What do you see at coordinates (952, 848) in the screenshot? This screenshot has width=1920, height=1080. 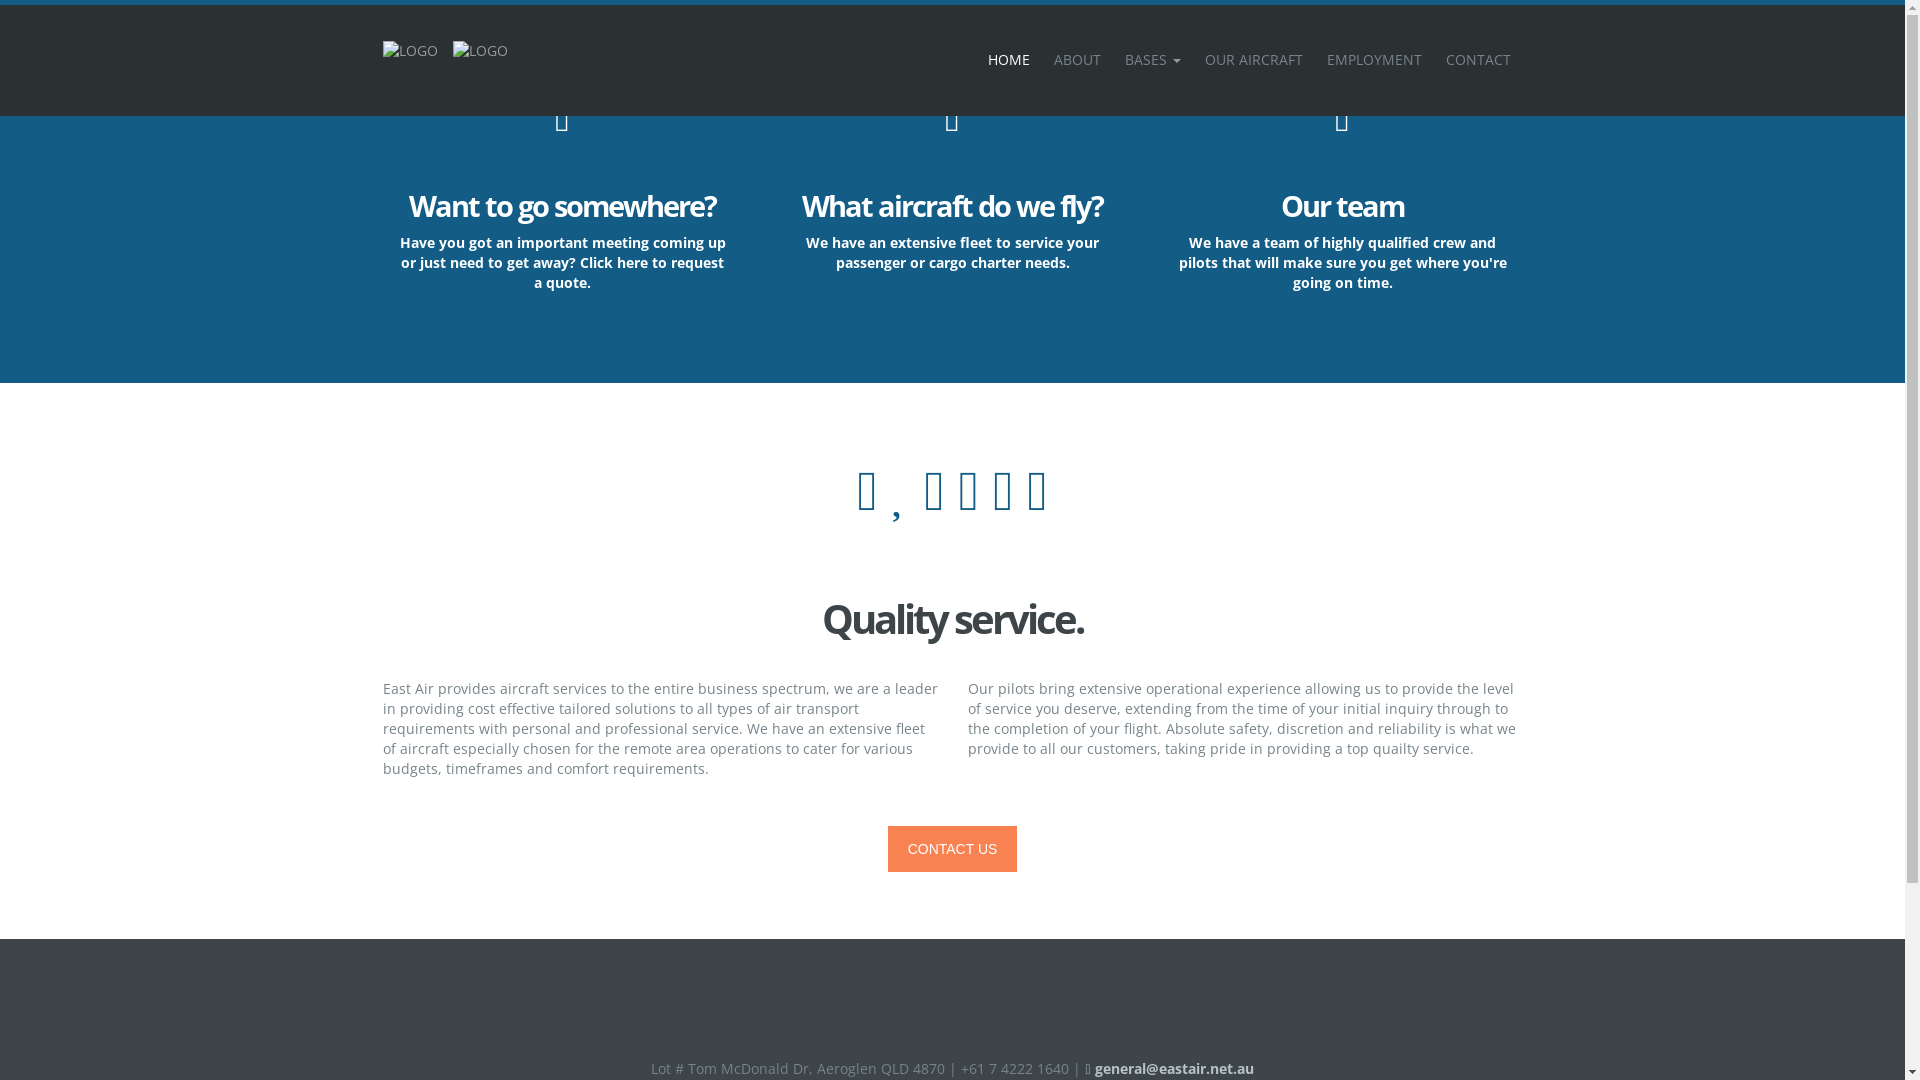 I see `'CONTACT US'` at bounding box center [952, 848].